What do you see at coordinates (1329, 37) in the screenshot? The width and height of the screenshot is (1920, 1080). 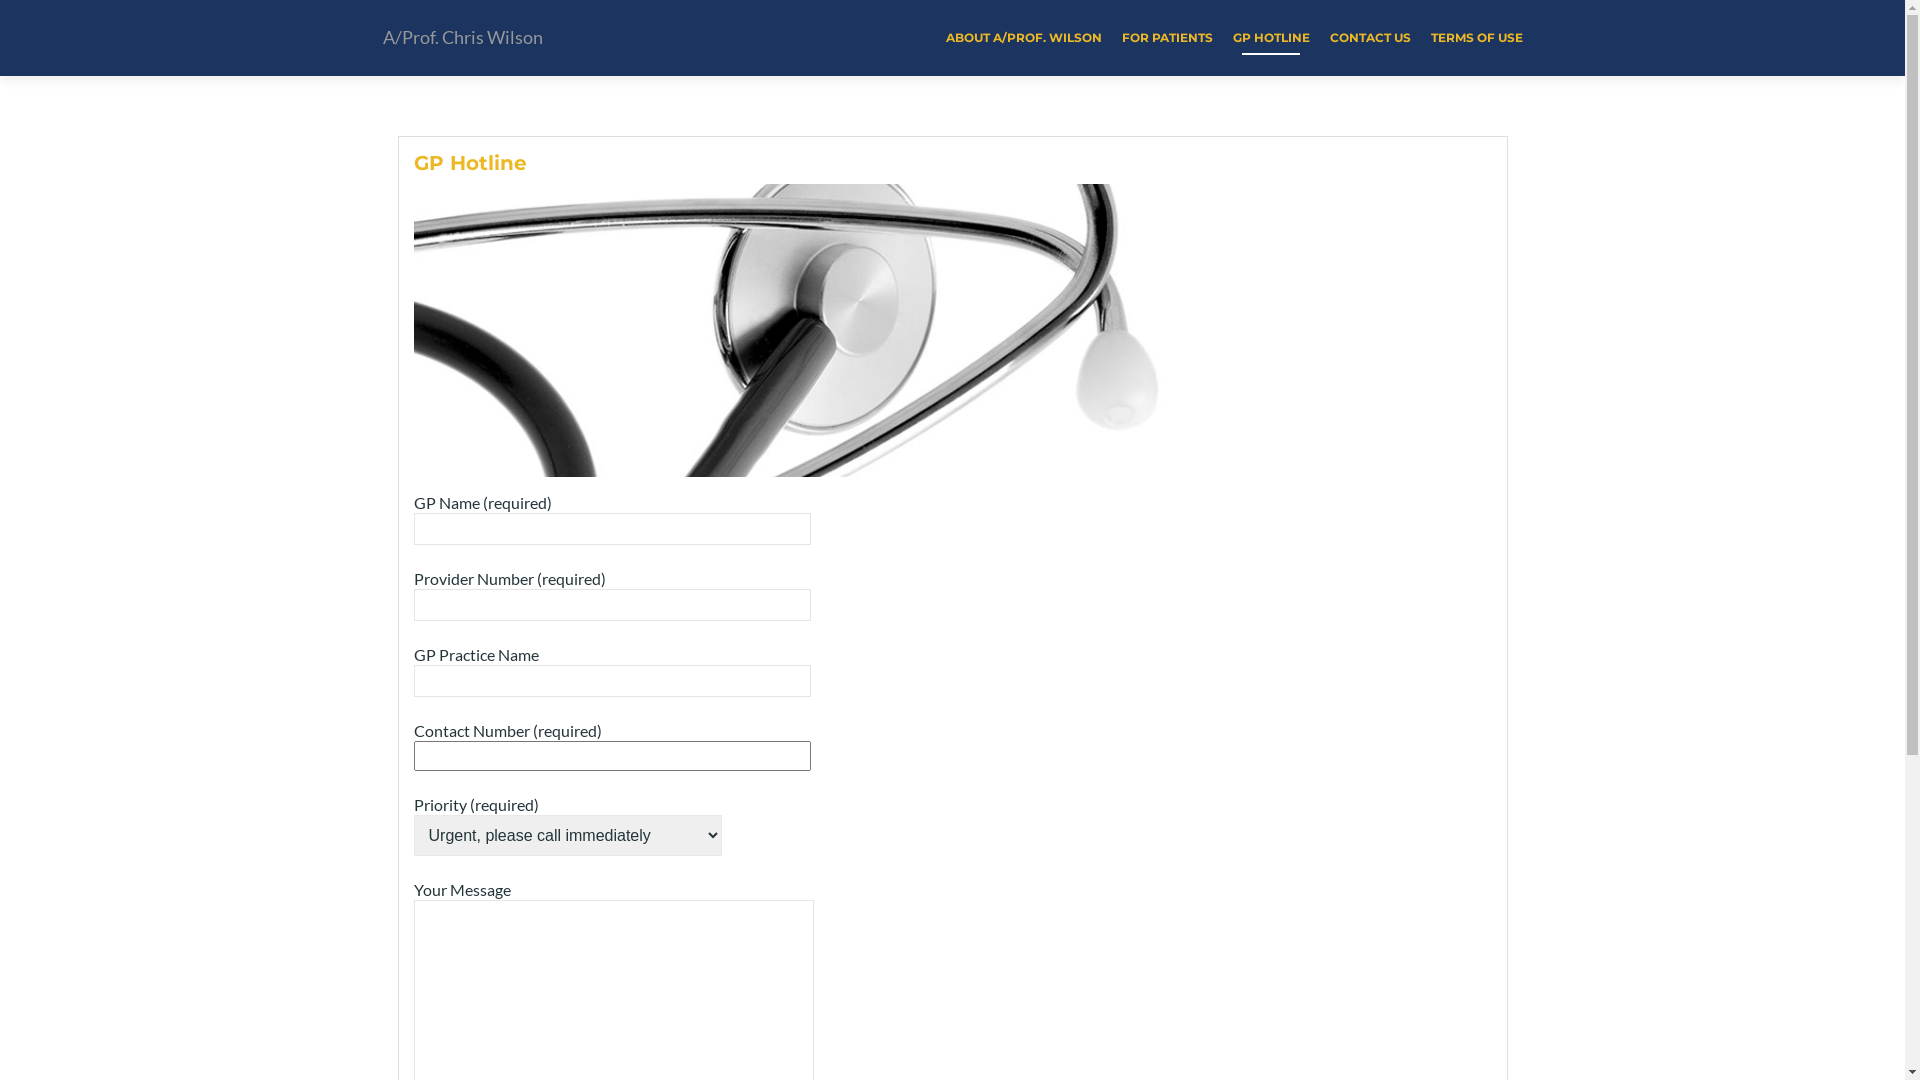 I see `'CONTACT US'` at bounding box center [1329, 37].